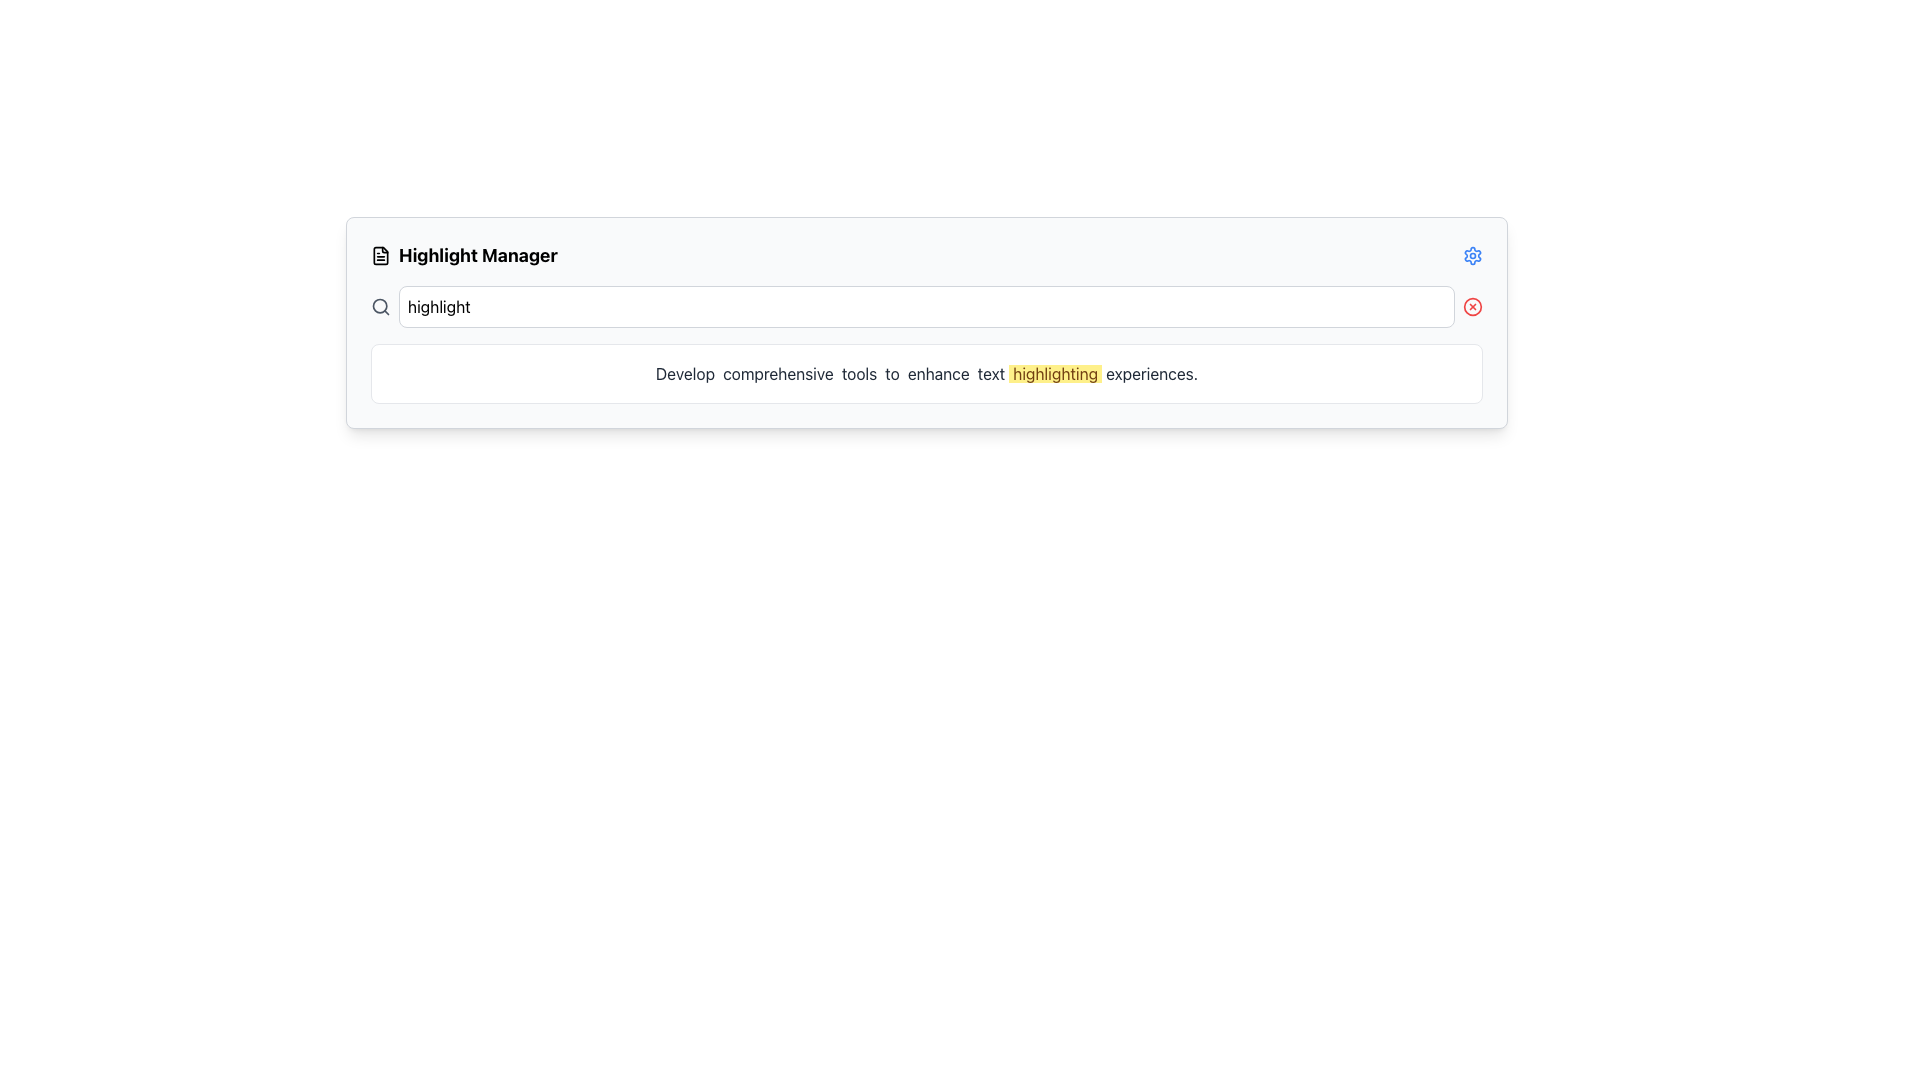 This screenshot has height=1080, width=1920. What do you see at coordinates (777, 374) in the screenshot?
I see `the static text element displaying the word 'comprehensive', which is positioned between the words 'Develop' and 'tools' in a larger sentence` at bounding box center [777, 374].